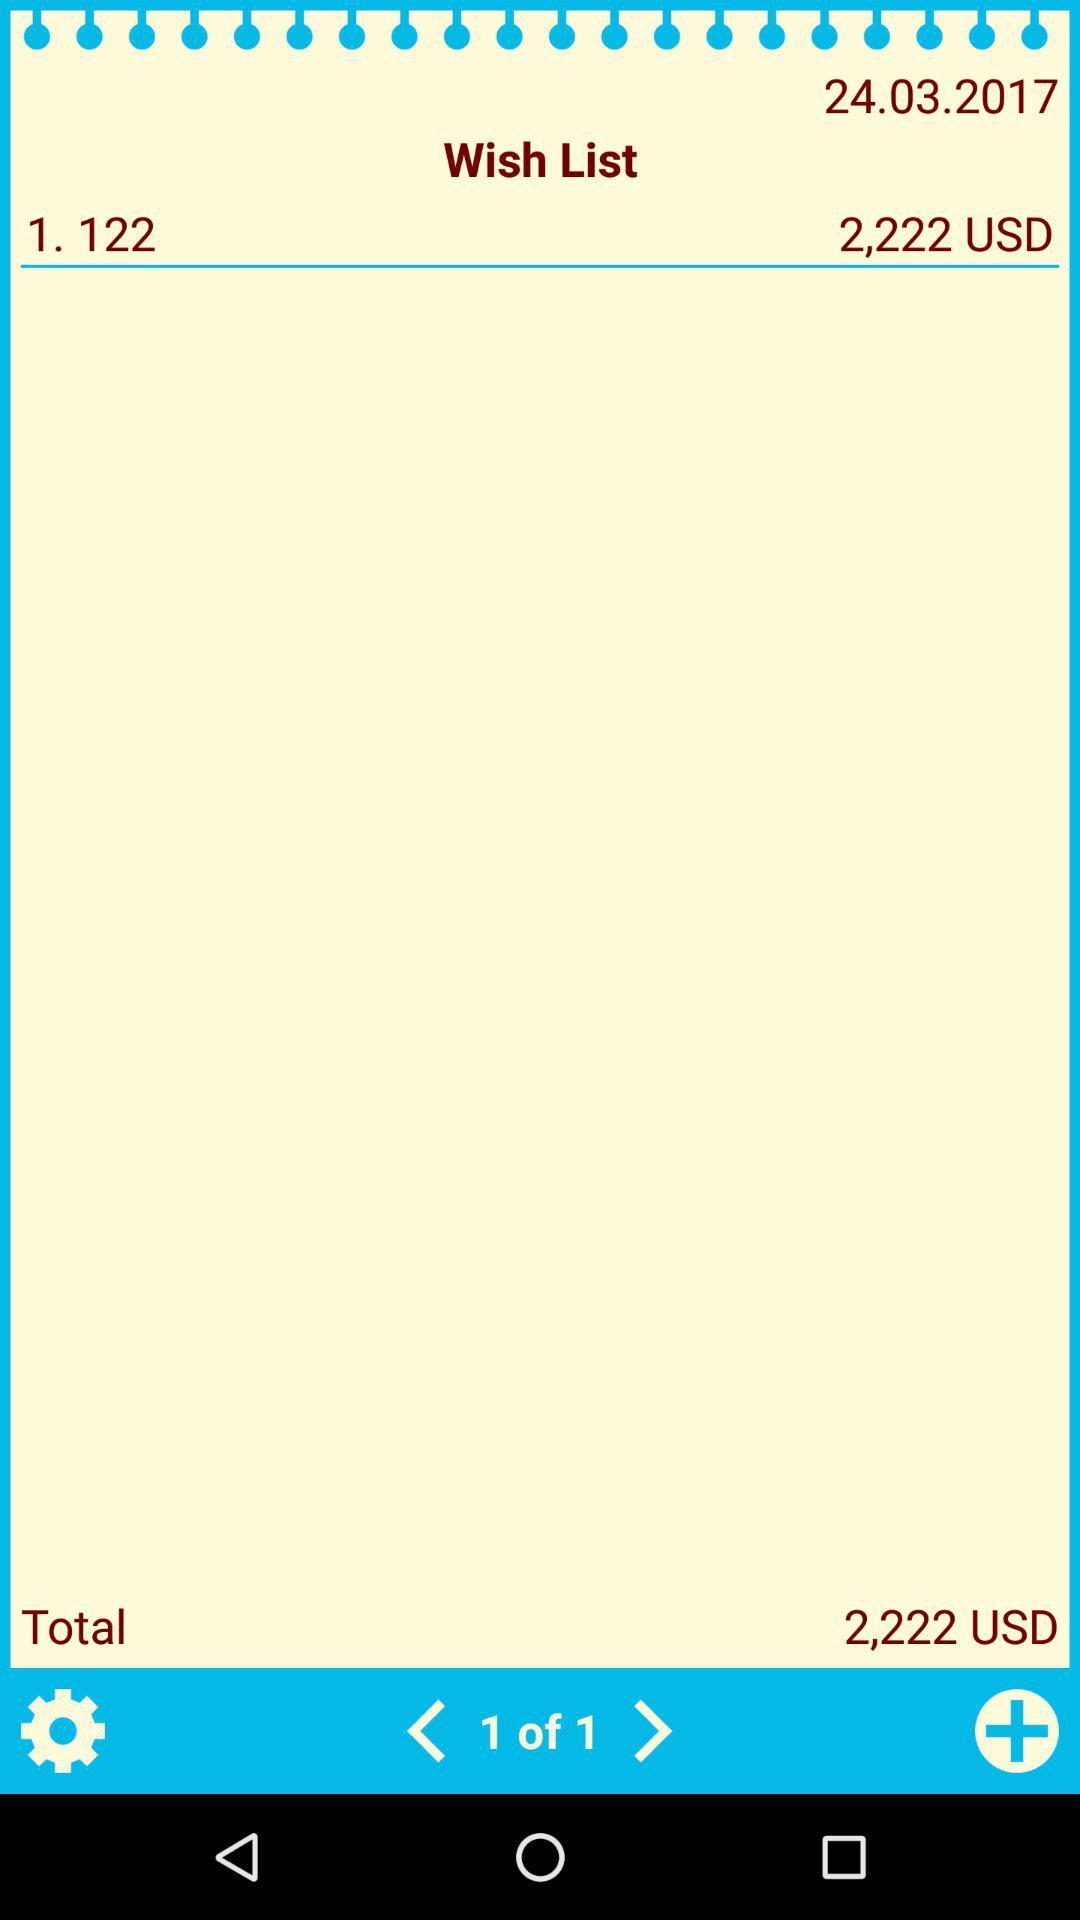 This screenshot has height=1920, width=1080. What do you see at coordinates (540, 157) in the screenshot?
I see `app above the 1. 122` at bounding box center [540, 157].